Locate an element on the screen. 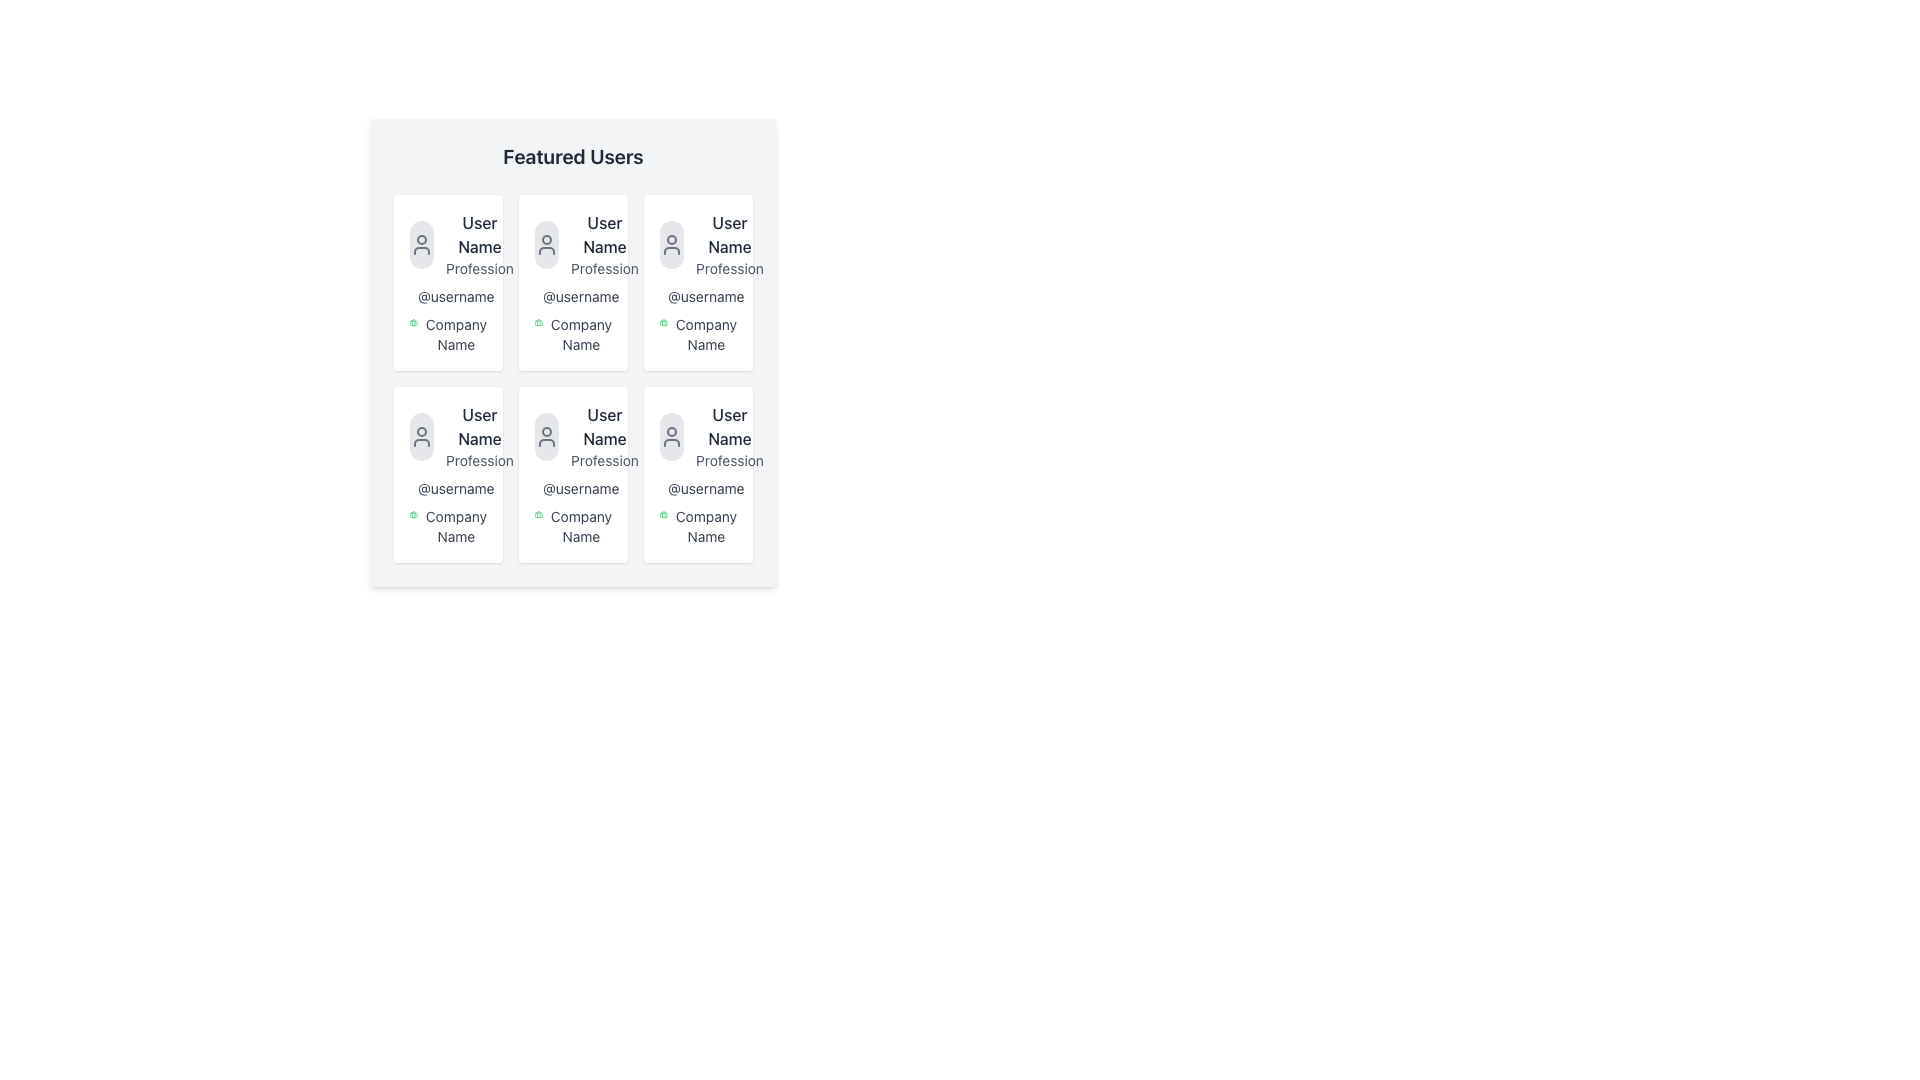 Image resolution: width=1920 pixels, height=1080 pixels. the Profile display block that contains the username in larger, bold fonts and the profession in smaller, muted text, located in the second column of the upper row in a grid layout is located at coordinates (572, 244).